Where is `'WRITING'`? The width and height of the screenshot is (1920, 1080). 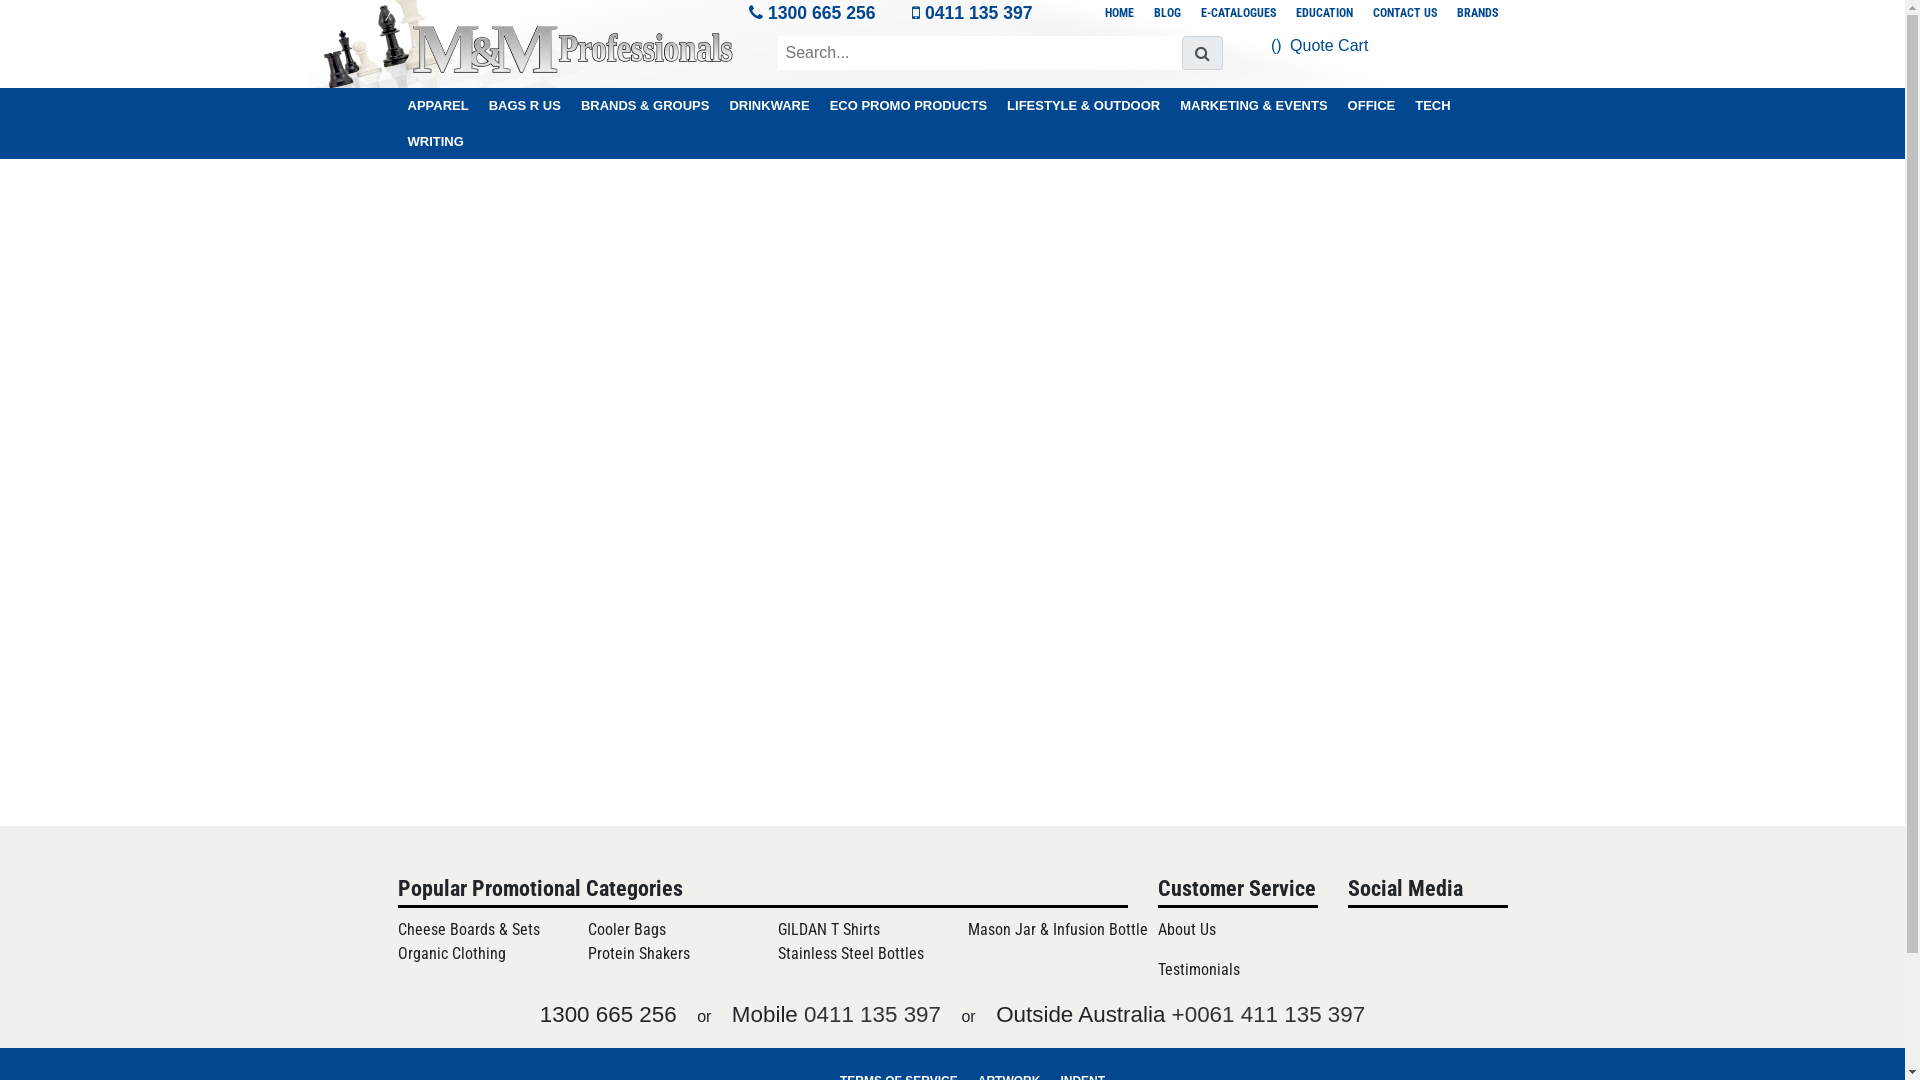 'WRITING' is located at coordinates (398, 141).